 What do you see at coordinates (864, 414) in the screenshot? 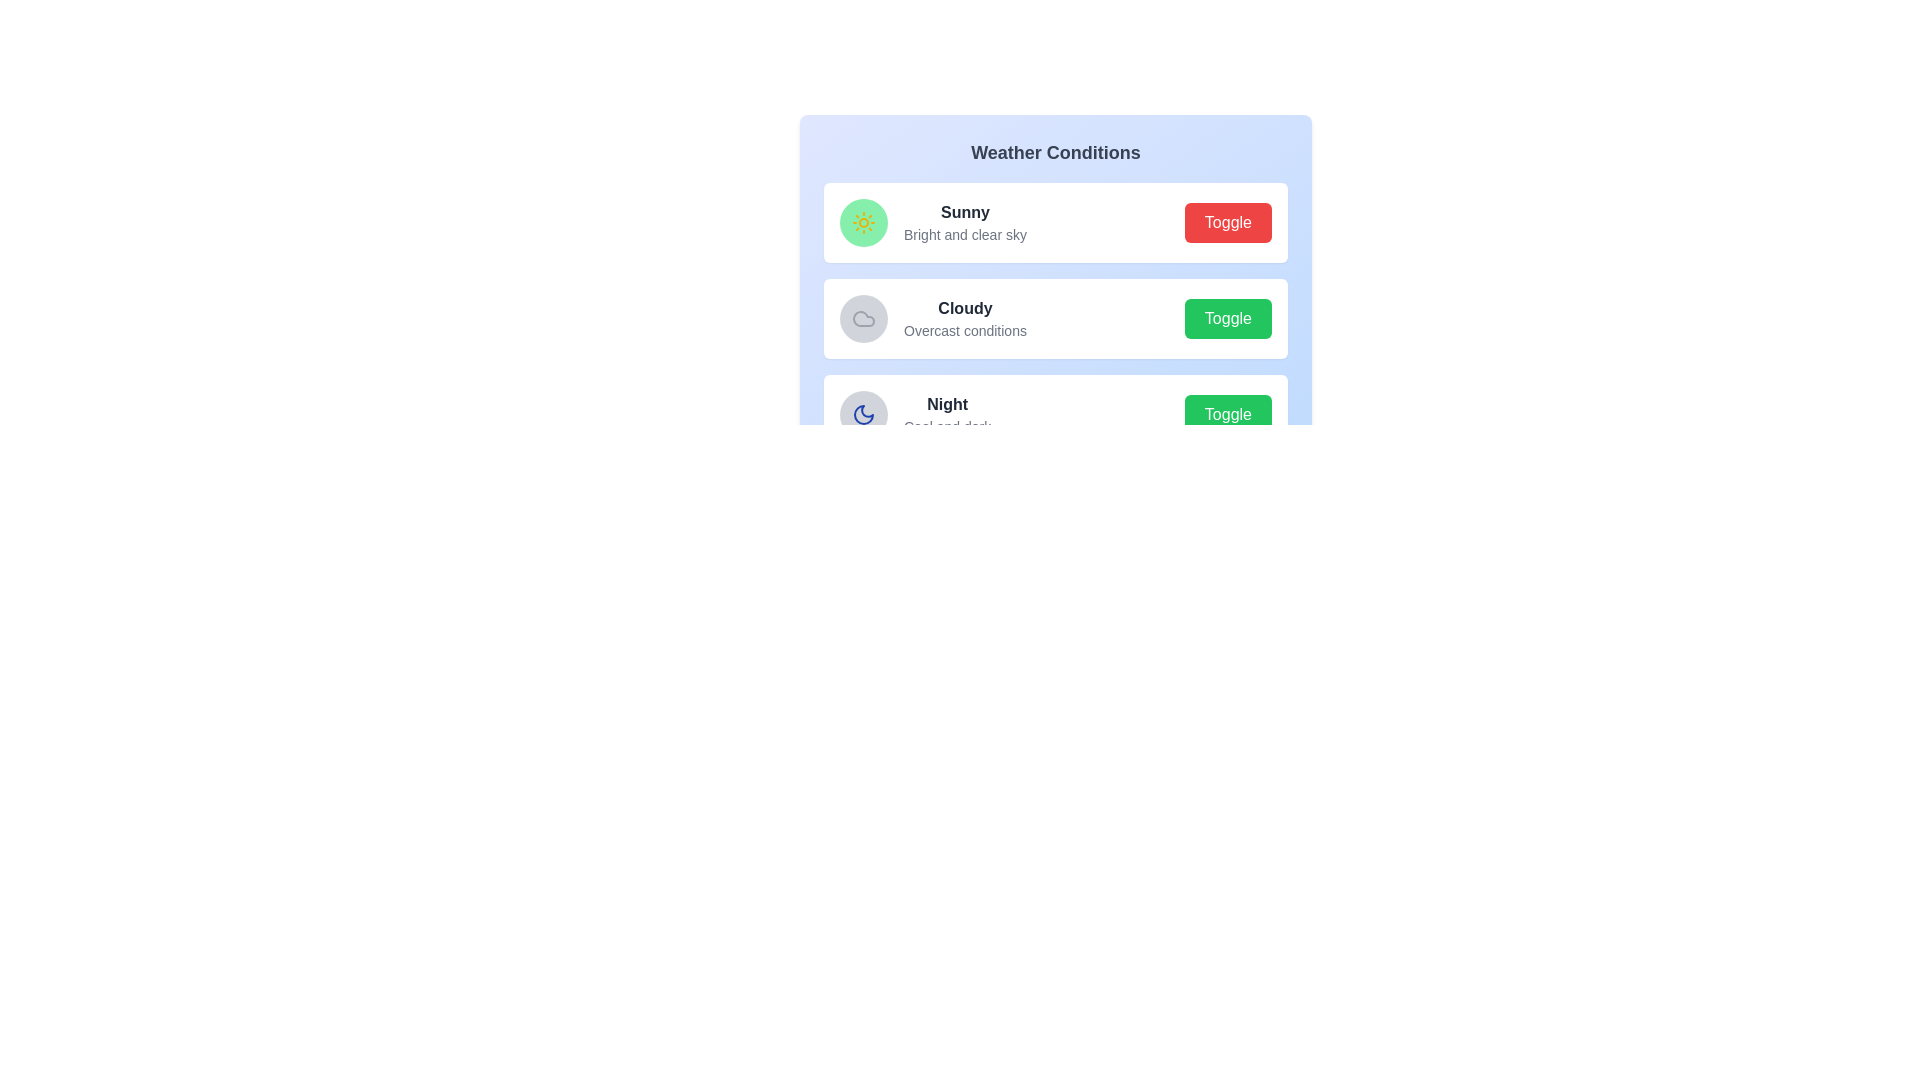
I see `the icon representation of the weather state Night` at bounding box center [864, 414].